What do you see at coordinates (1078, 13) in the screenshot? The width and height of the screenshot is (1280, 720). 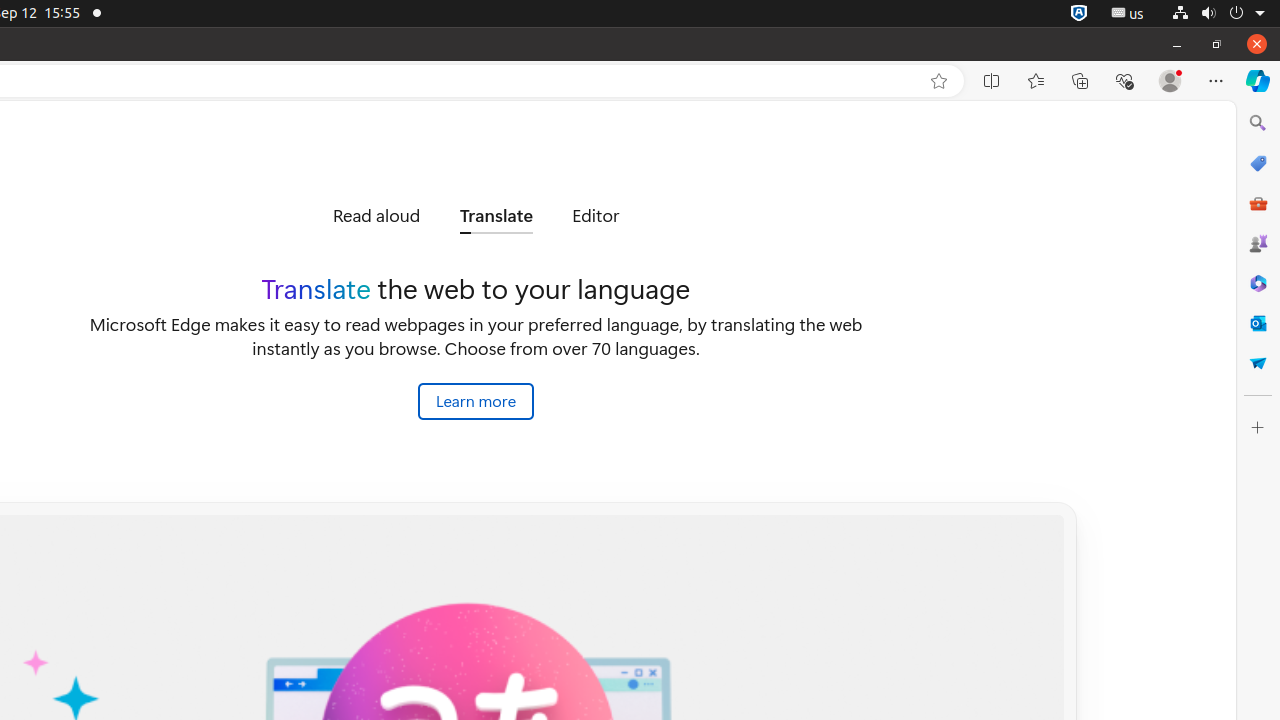 I see `':1.72/StatusNotifierItem'` at bounding box center [1078, 13].